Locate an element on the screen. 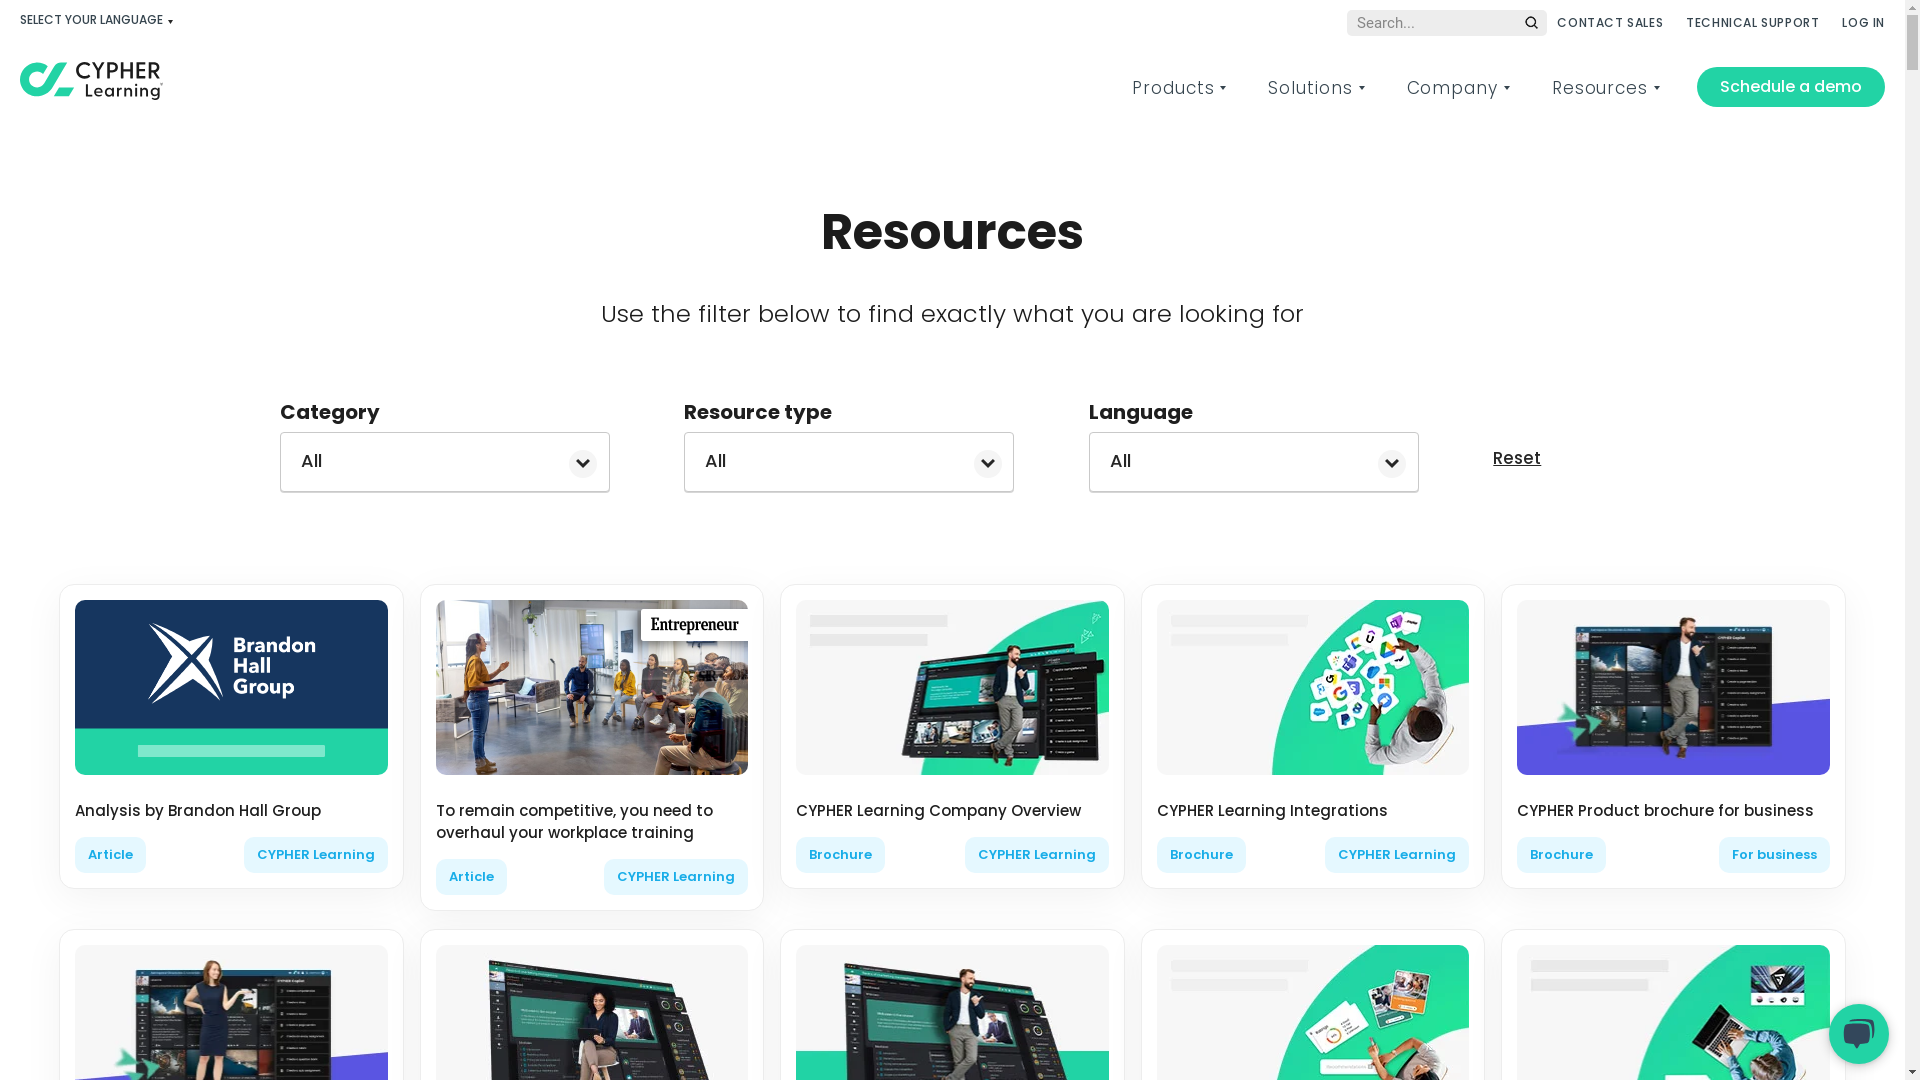 This screenshot has height=1080, width=1920. 'Reset' is located at coordinates (1516, 458).